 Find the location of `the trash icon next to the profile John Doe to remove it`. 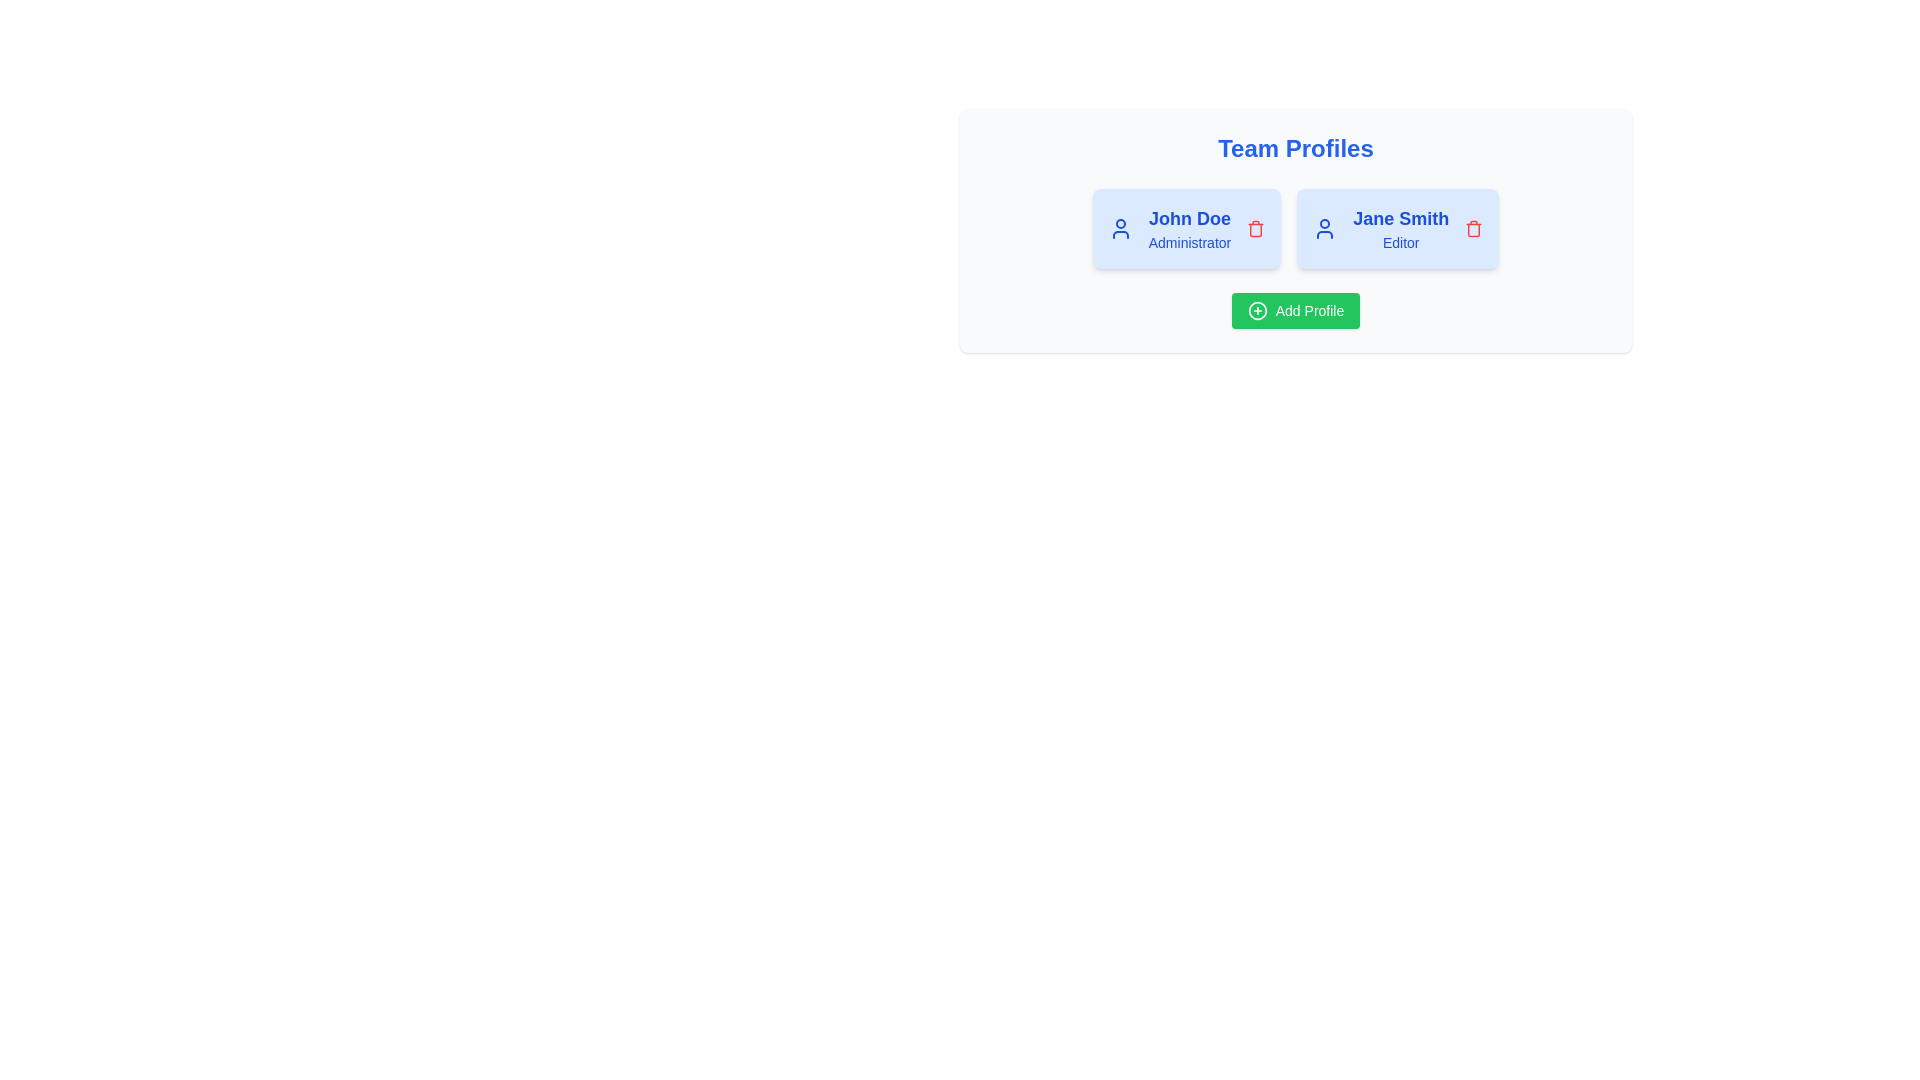

the trash icon next to the profile John Doe to remove it is located at coordinates (1255, 227).